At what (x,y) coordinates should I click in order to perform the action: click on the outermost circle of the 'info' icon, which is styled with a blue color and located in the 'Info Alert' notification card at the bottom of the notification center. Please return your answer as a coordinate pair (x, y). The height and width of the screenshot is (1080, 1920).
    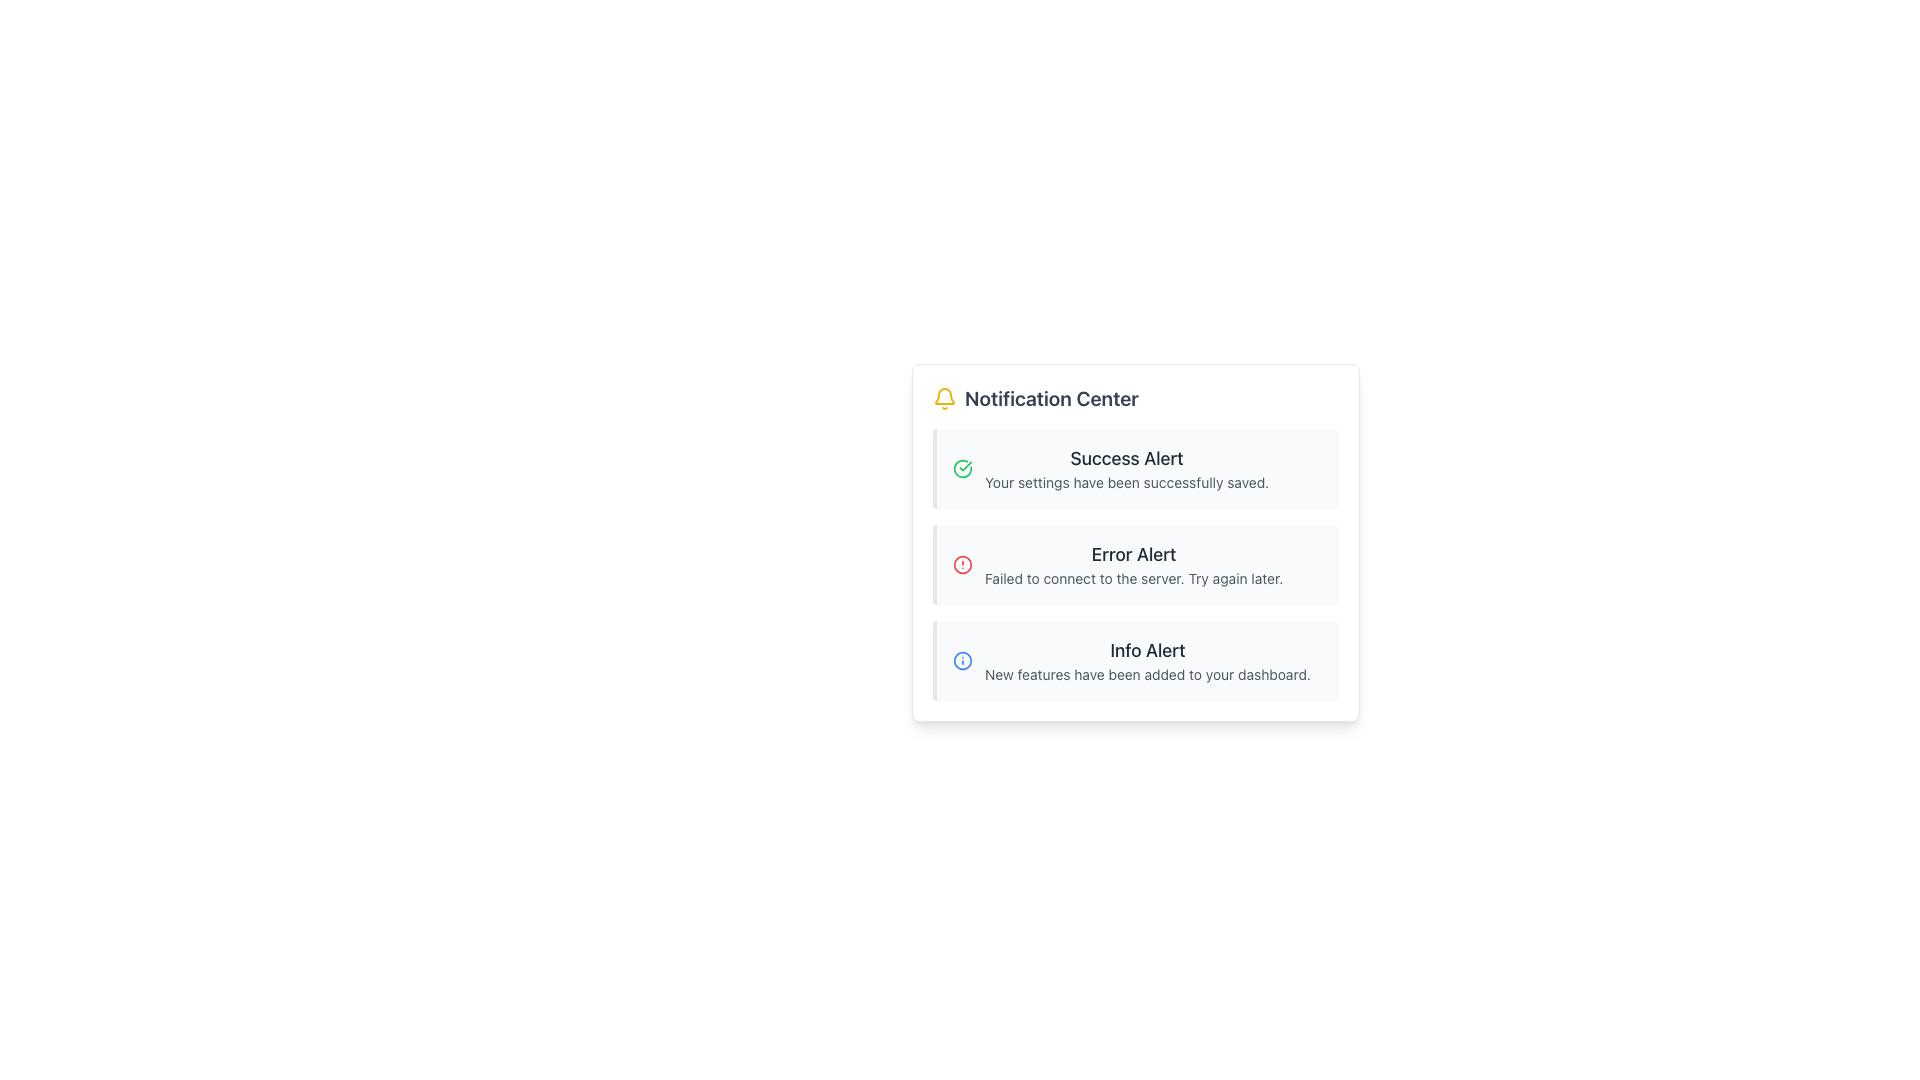
    Looking at the image, I should click on (963, 660).